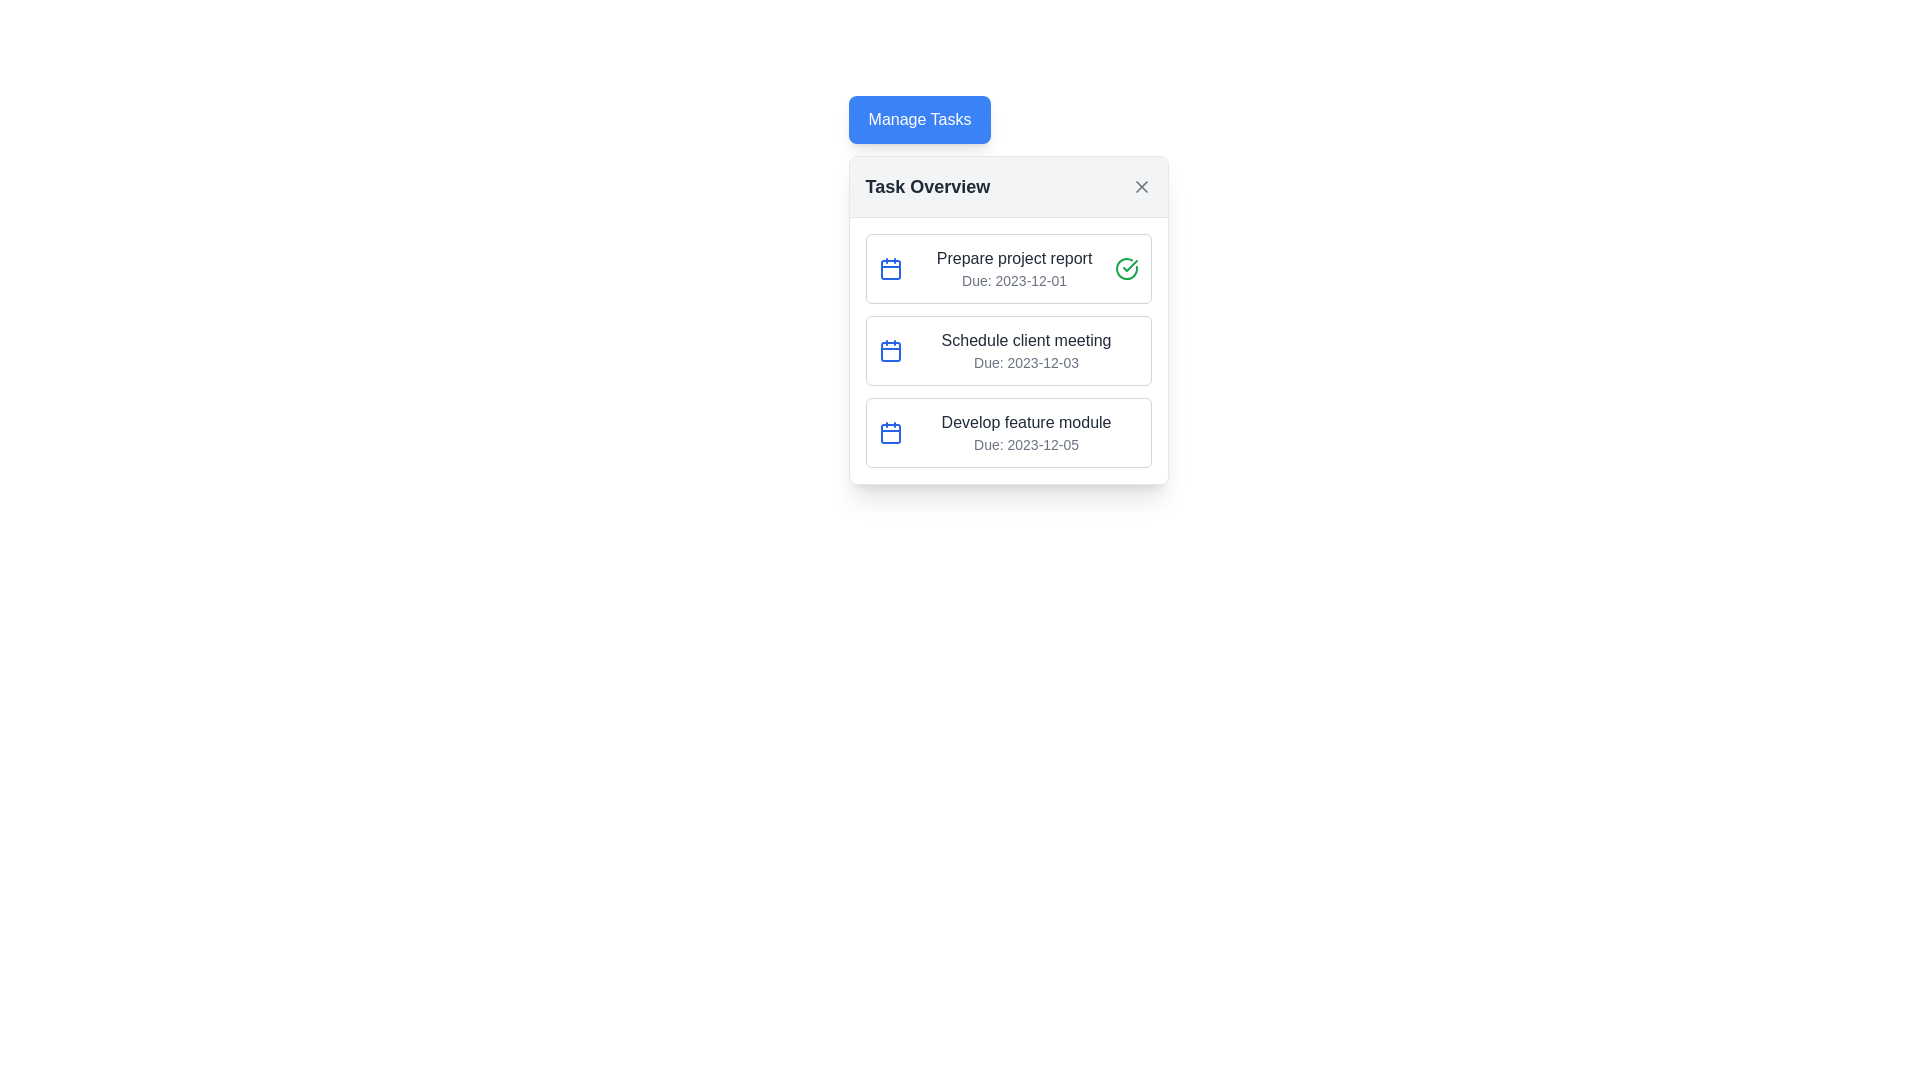 This screenshot has height=1080, width=1920. I want to click on the text label that serves as the title of the task located in the first task entry under the 'Task Overview' section, positioned above the 'Due: 2023-12-01' text, so click(1014, 257).